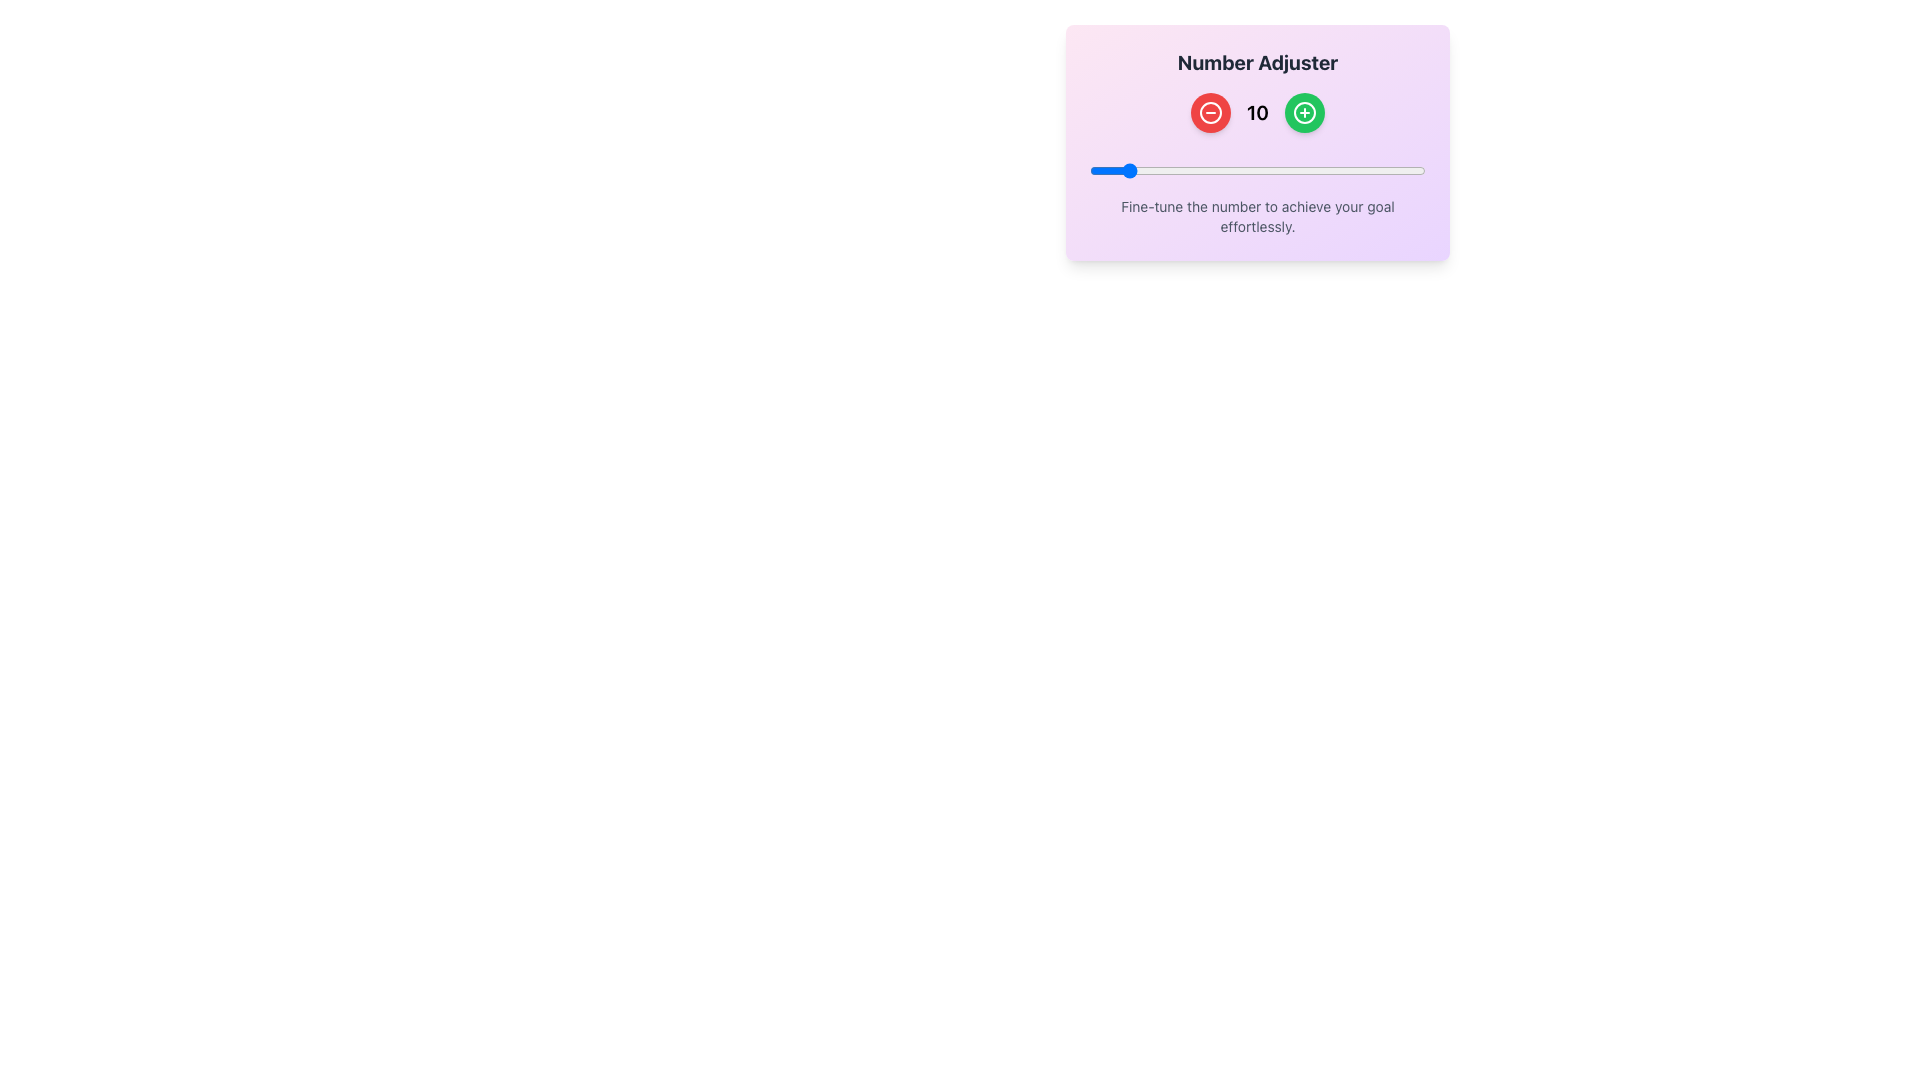 The image size is (1920, 1080). Describe the element at coordinates (1381, 169) in the screenshot. I see `the slider` at that location.